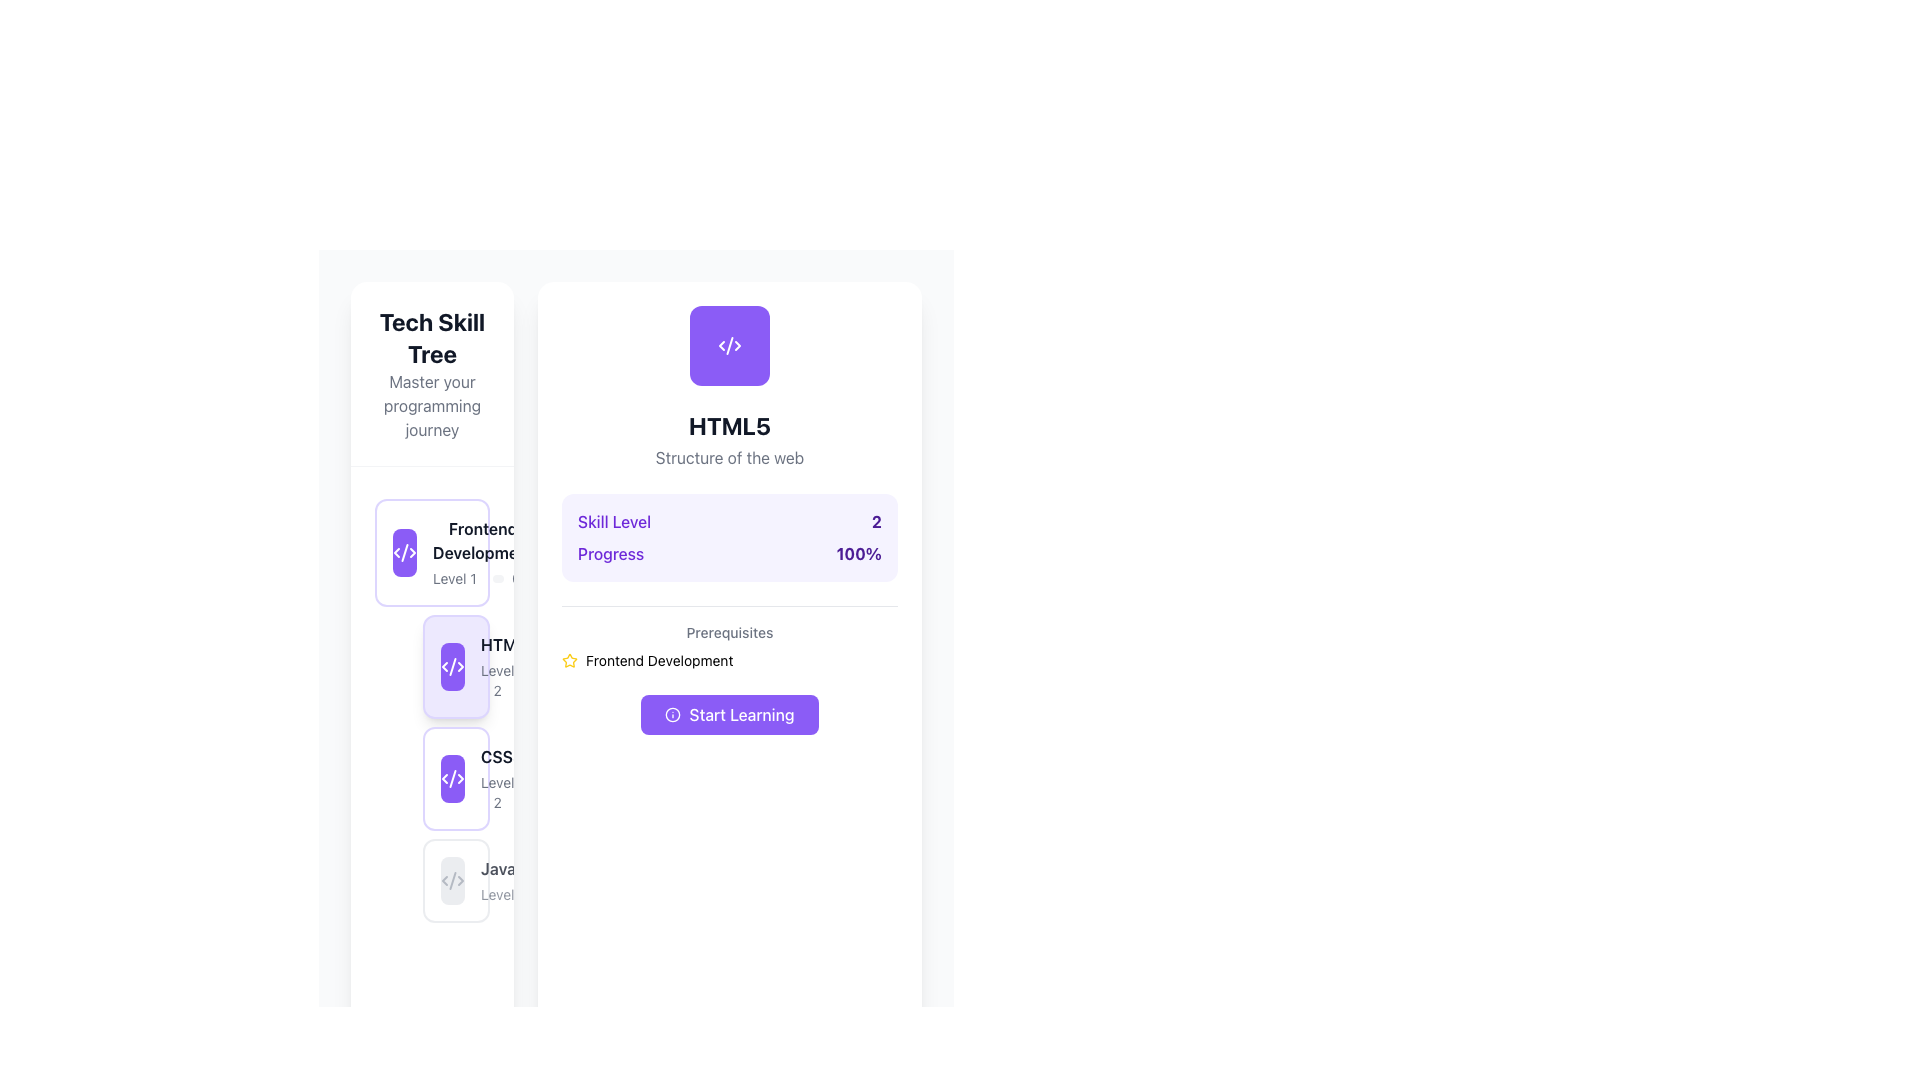 The image size is (1920, 1080). I want to click on the skill level component for 'Frontend Development', so click(483, 552).